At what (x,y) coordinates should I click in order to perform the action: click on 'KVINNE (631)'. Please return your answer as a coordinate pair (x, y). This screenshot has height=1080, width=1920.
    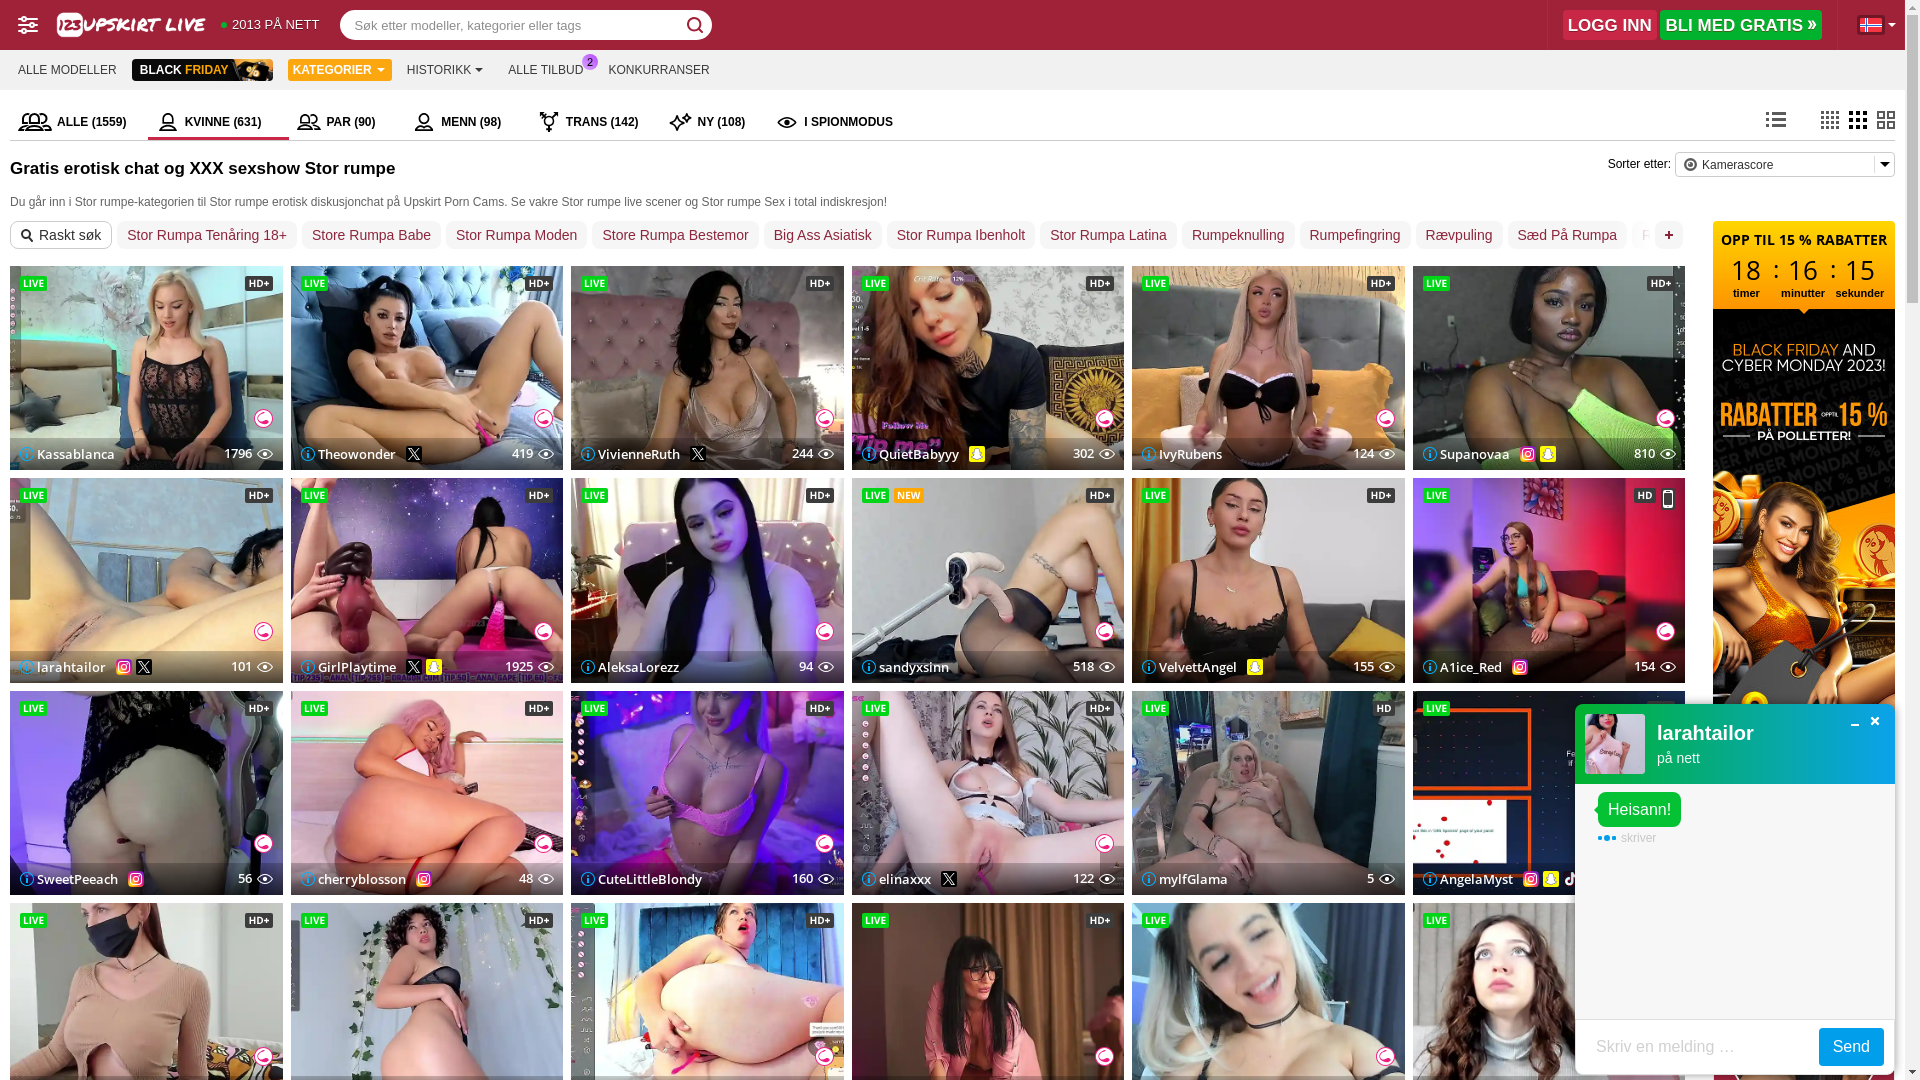
    Looking at the image, I should click on (219, 122).